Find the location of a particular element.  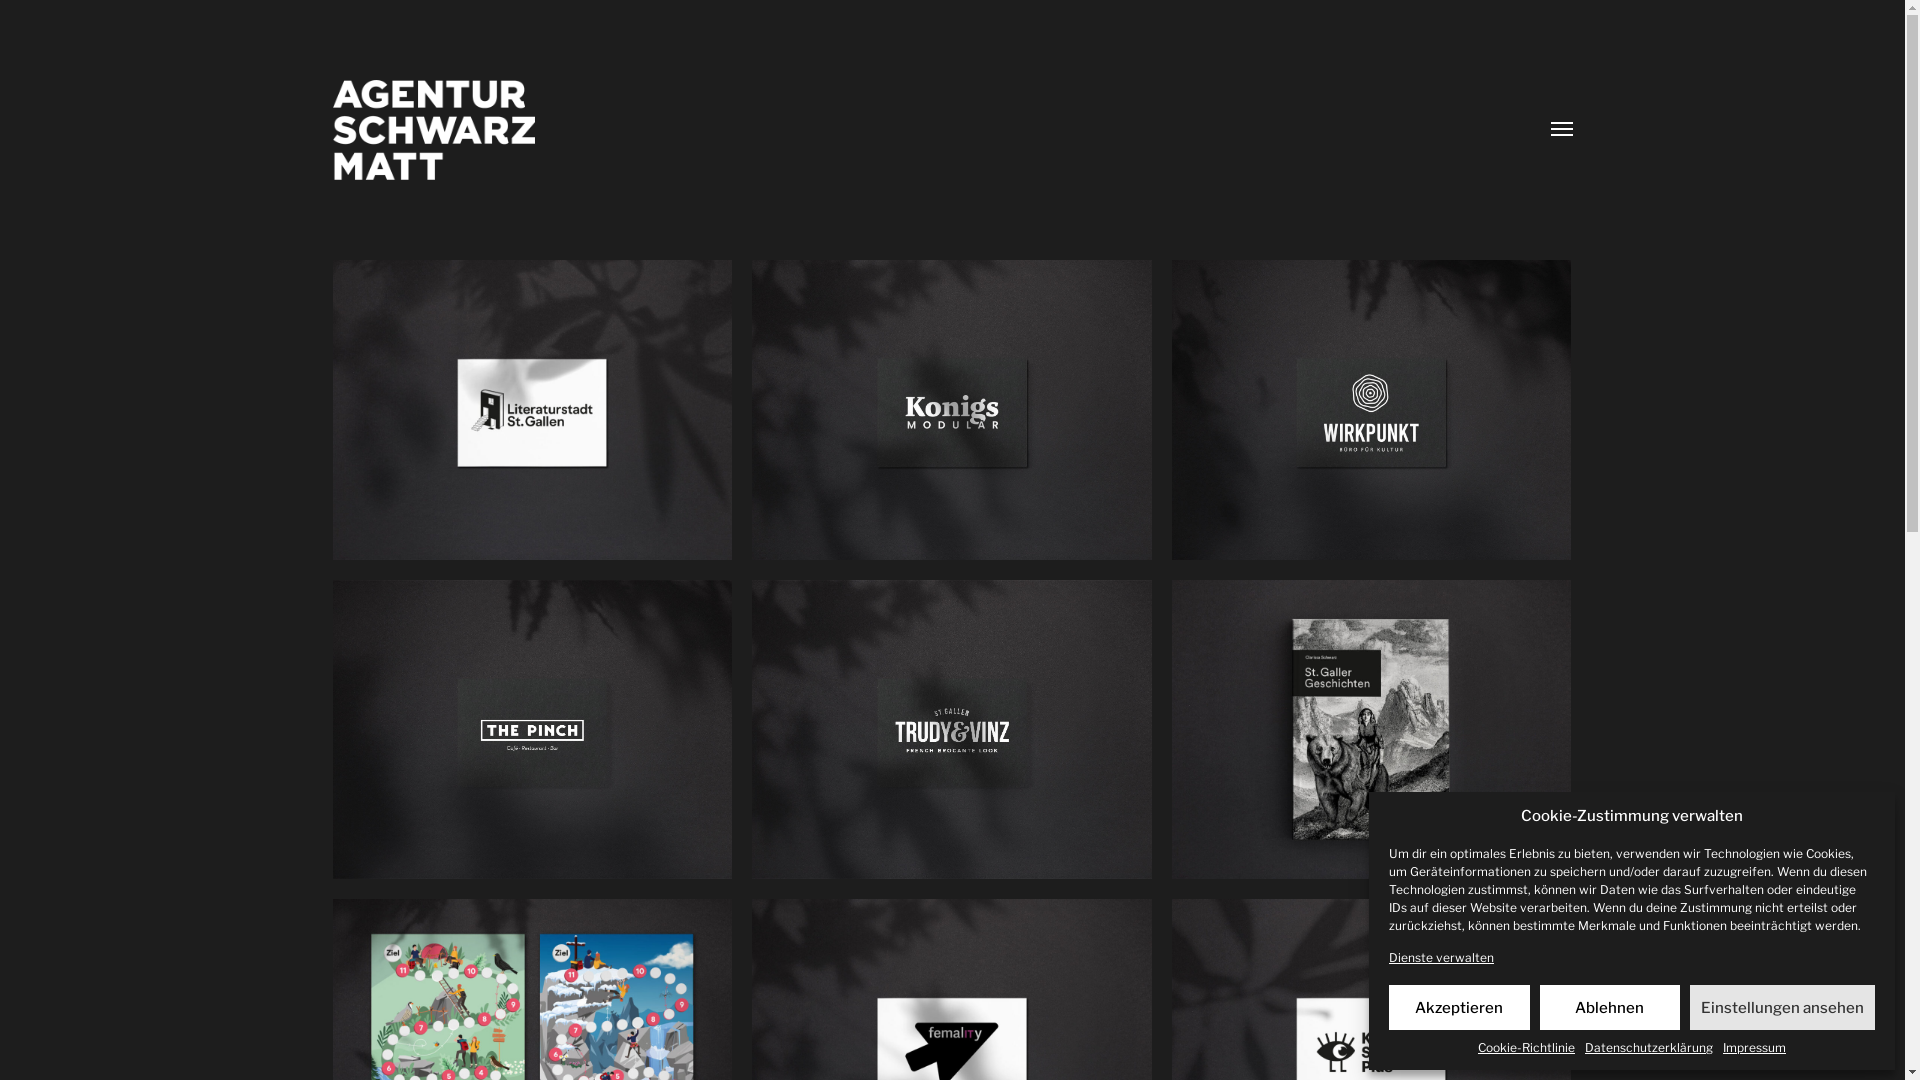

'Dienste verwalten' is located at coordinates (1387, 956).